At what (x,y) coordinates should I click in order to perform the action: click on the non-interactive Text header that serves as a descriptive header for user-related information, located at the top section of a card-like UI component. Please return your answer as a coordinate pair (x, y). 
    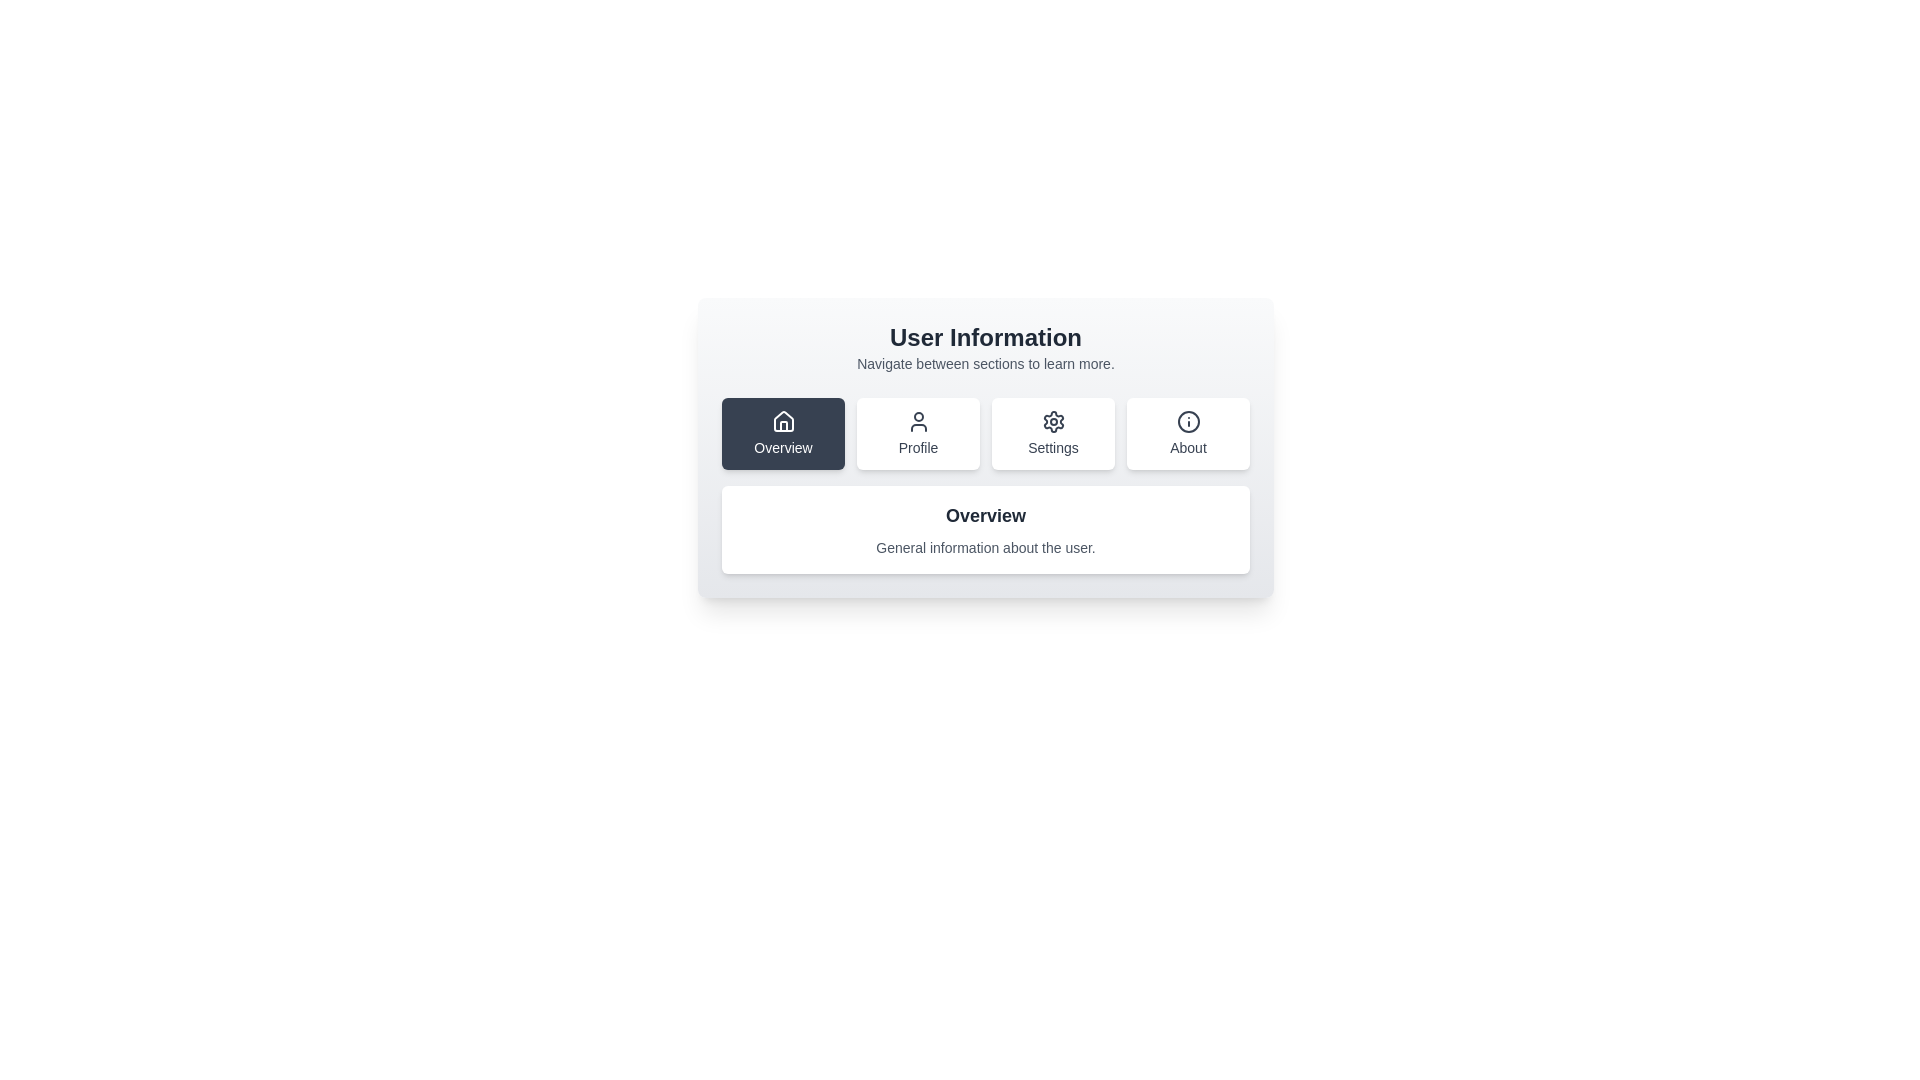
    Looking at the image, I should click on (985, 337).